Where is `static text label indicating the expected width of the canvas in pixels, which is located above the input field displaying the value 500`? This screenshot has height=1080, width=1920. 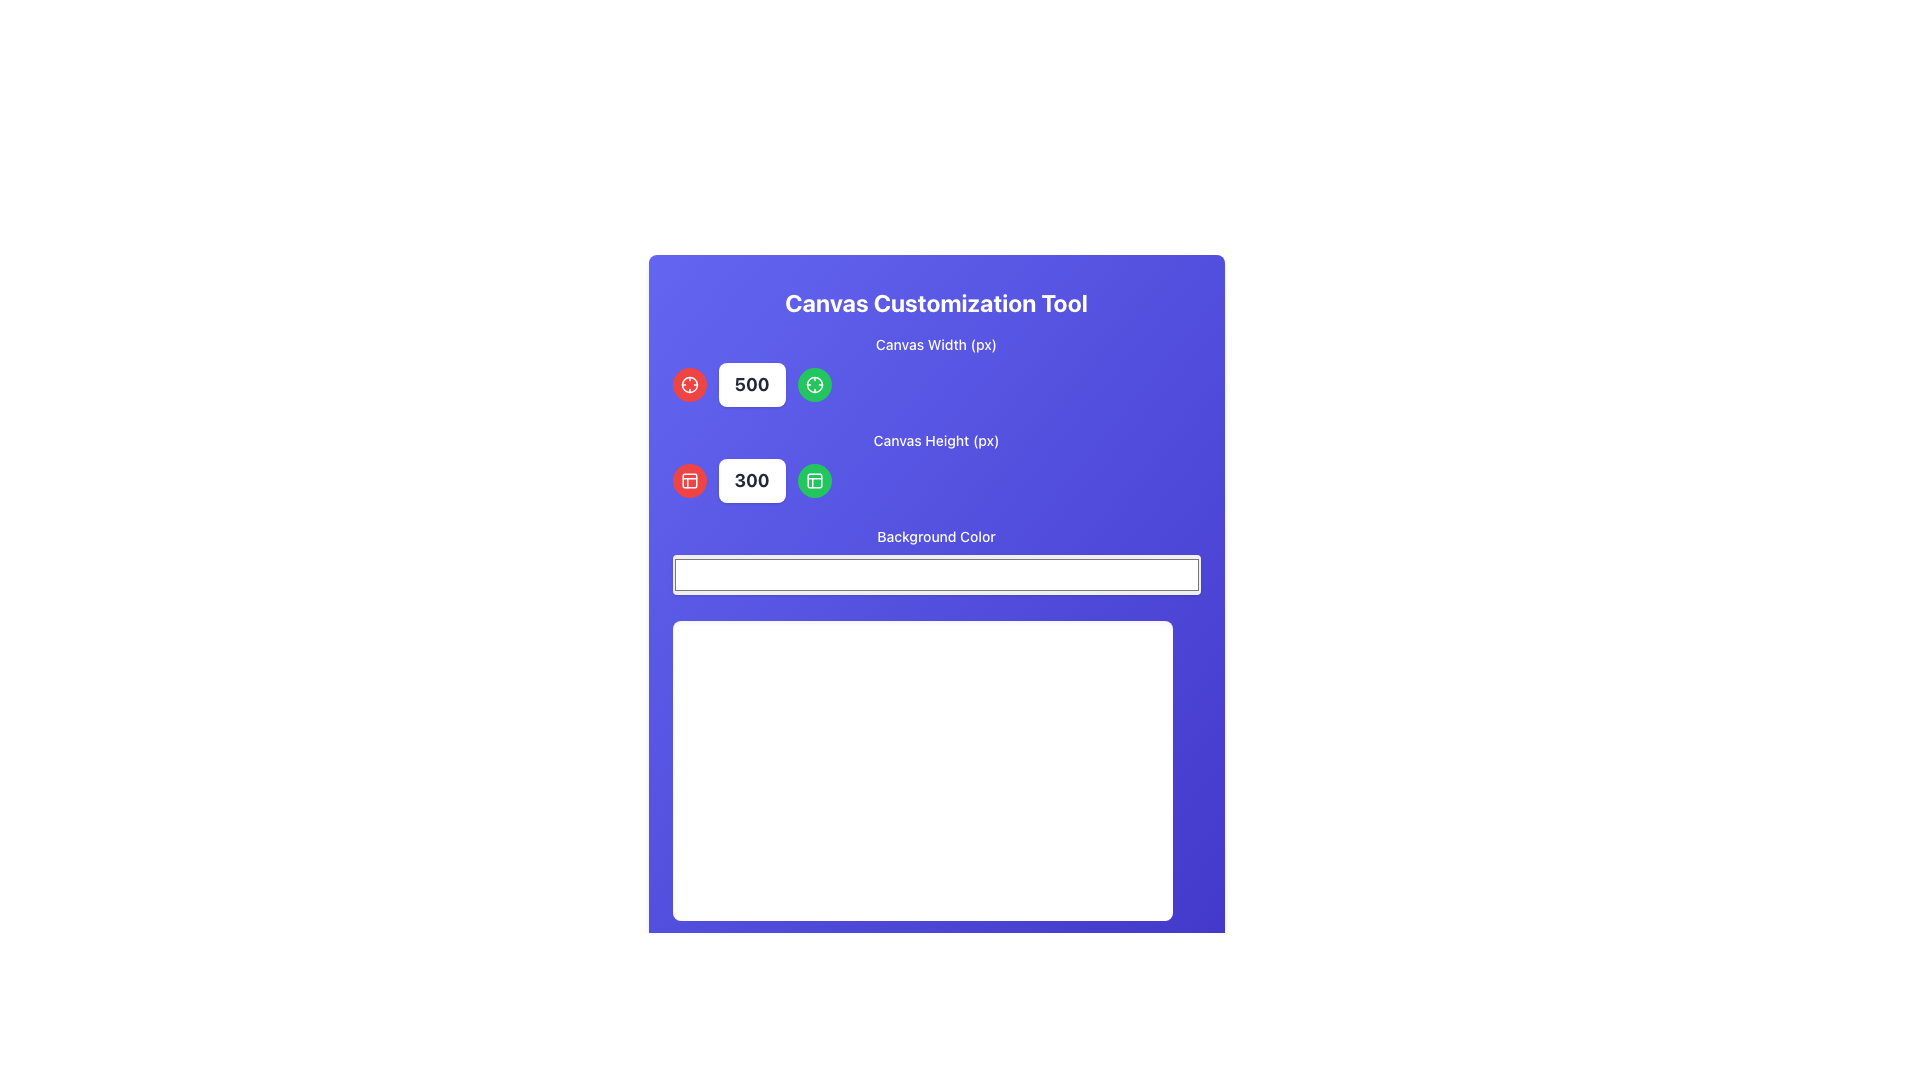 static text label indicating the expected width of the canvas in pixels, which is located above the input field displaying the value 500 is located at coordinates (935, 343).